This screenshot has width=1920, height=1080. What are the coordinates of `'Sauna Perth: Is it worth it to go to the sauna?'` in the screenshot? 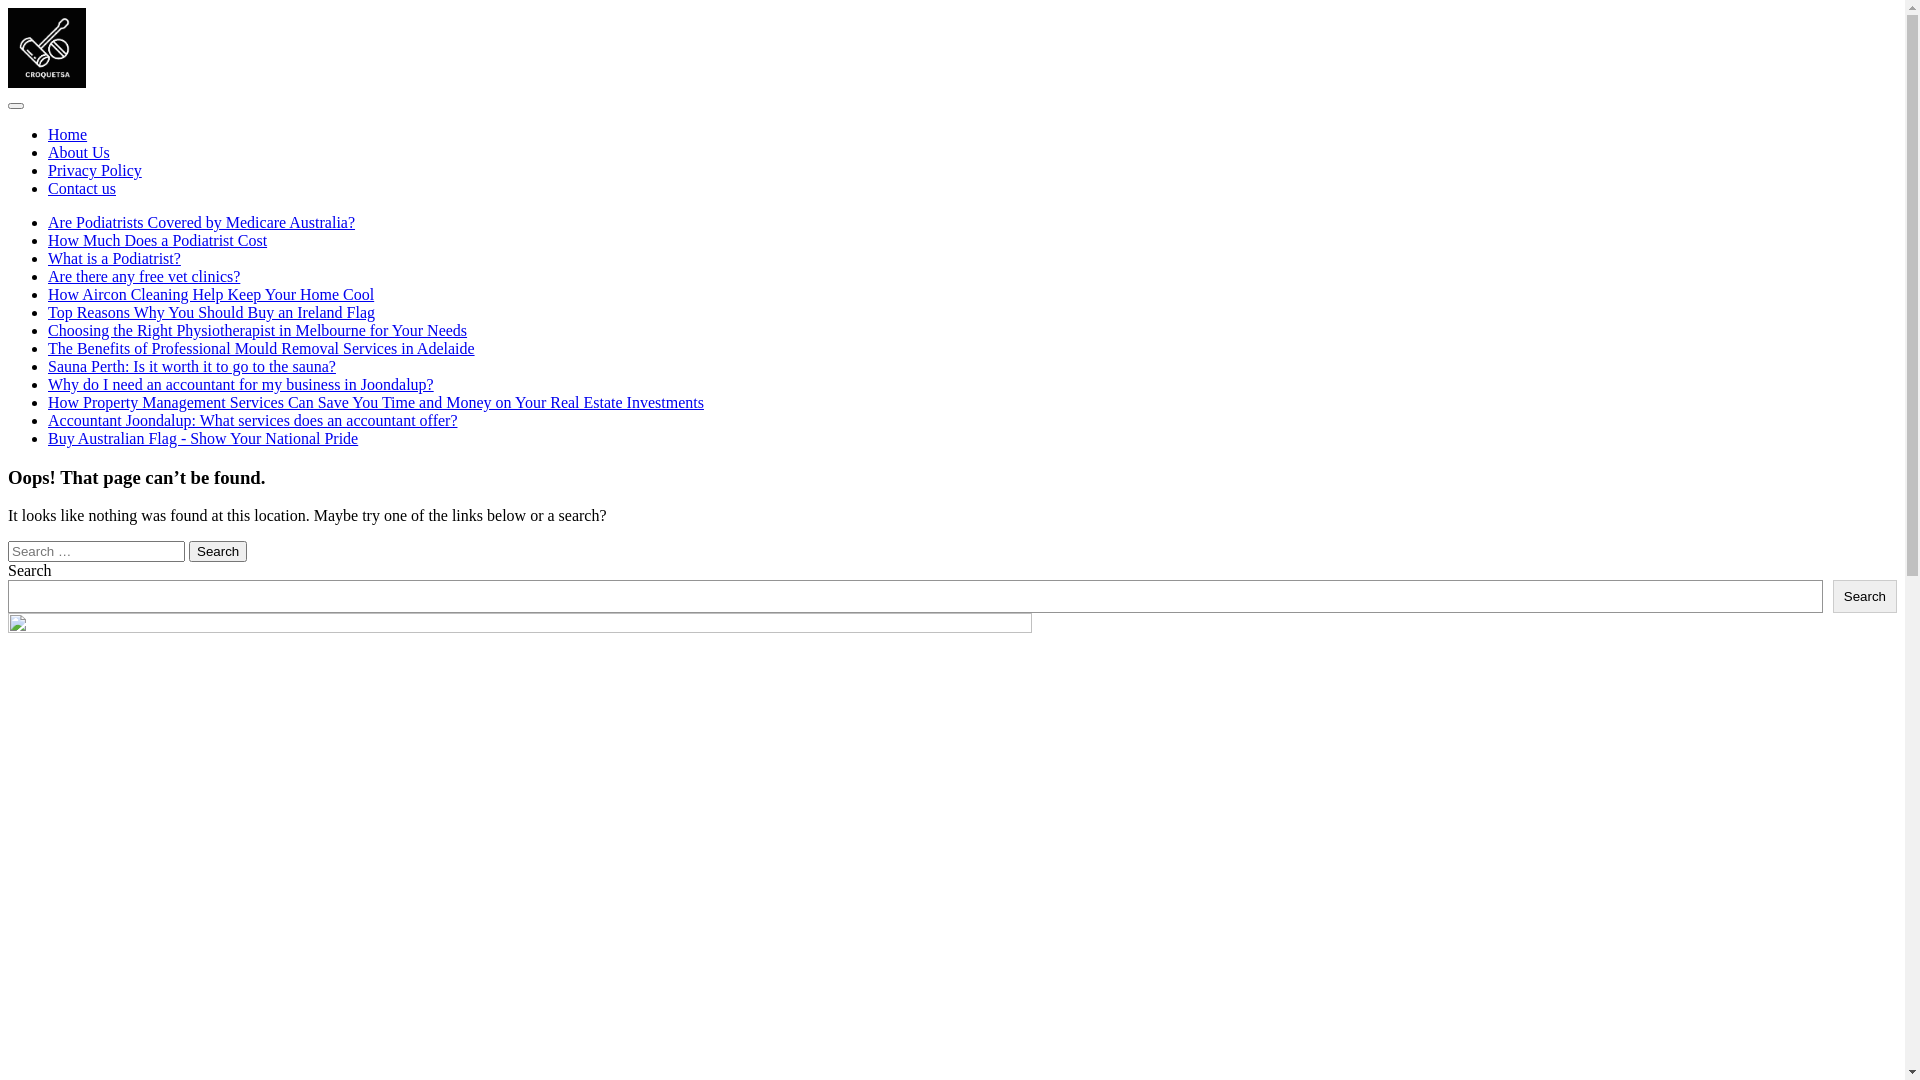 It's located at (48, 366).